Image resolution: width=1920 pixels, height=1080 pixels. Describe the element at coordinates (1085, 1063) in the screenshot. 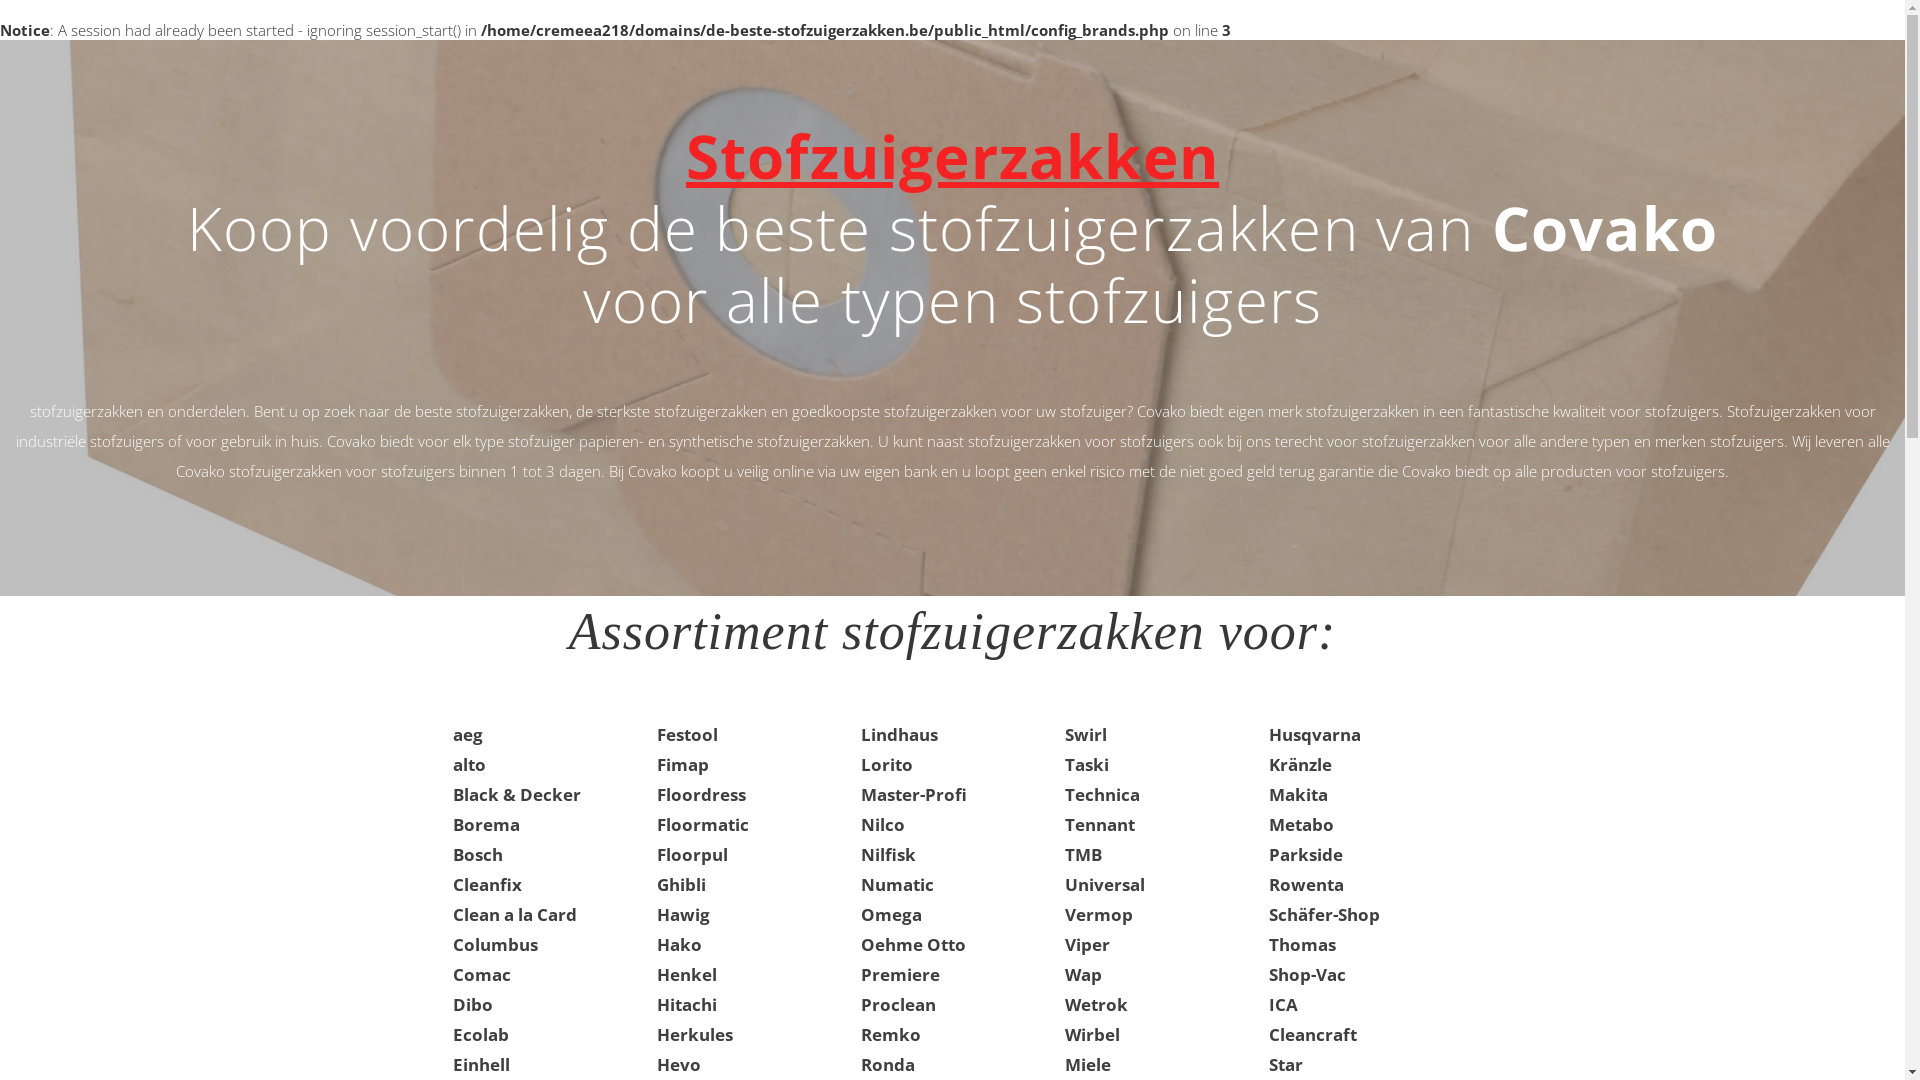

I see `'Miele'` at that location.